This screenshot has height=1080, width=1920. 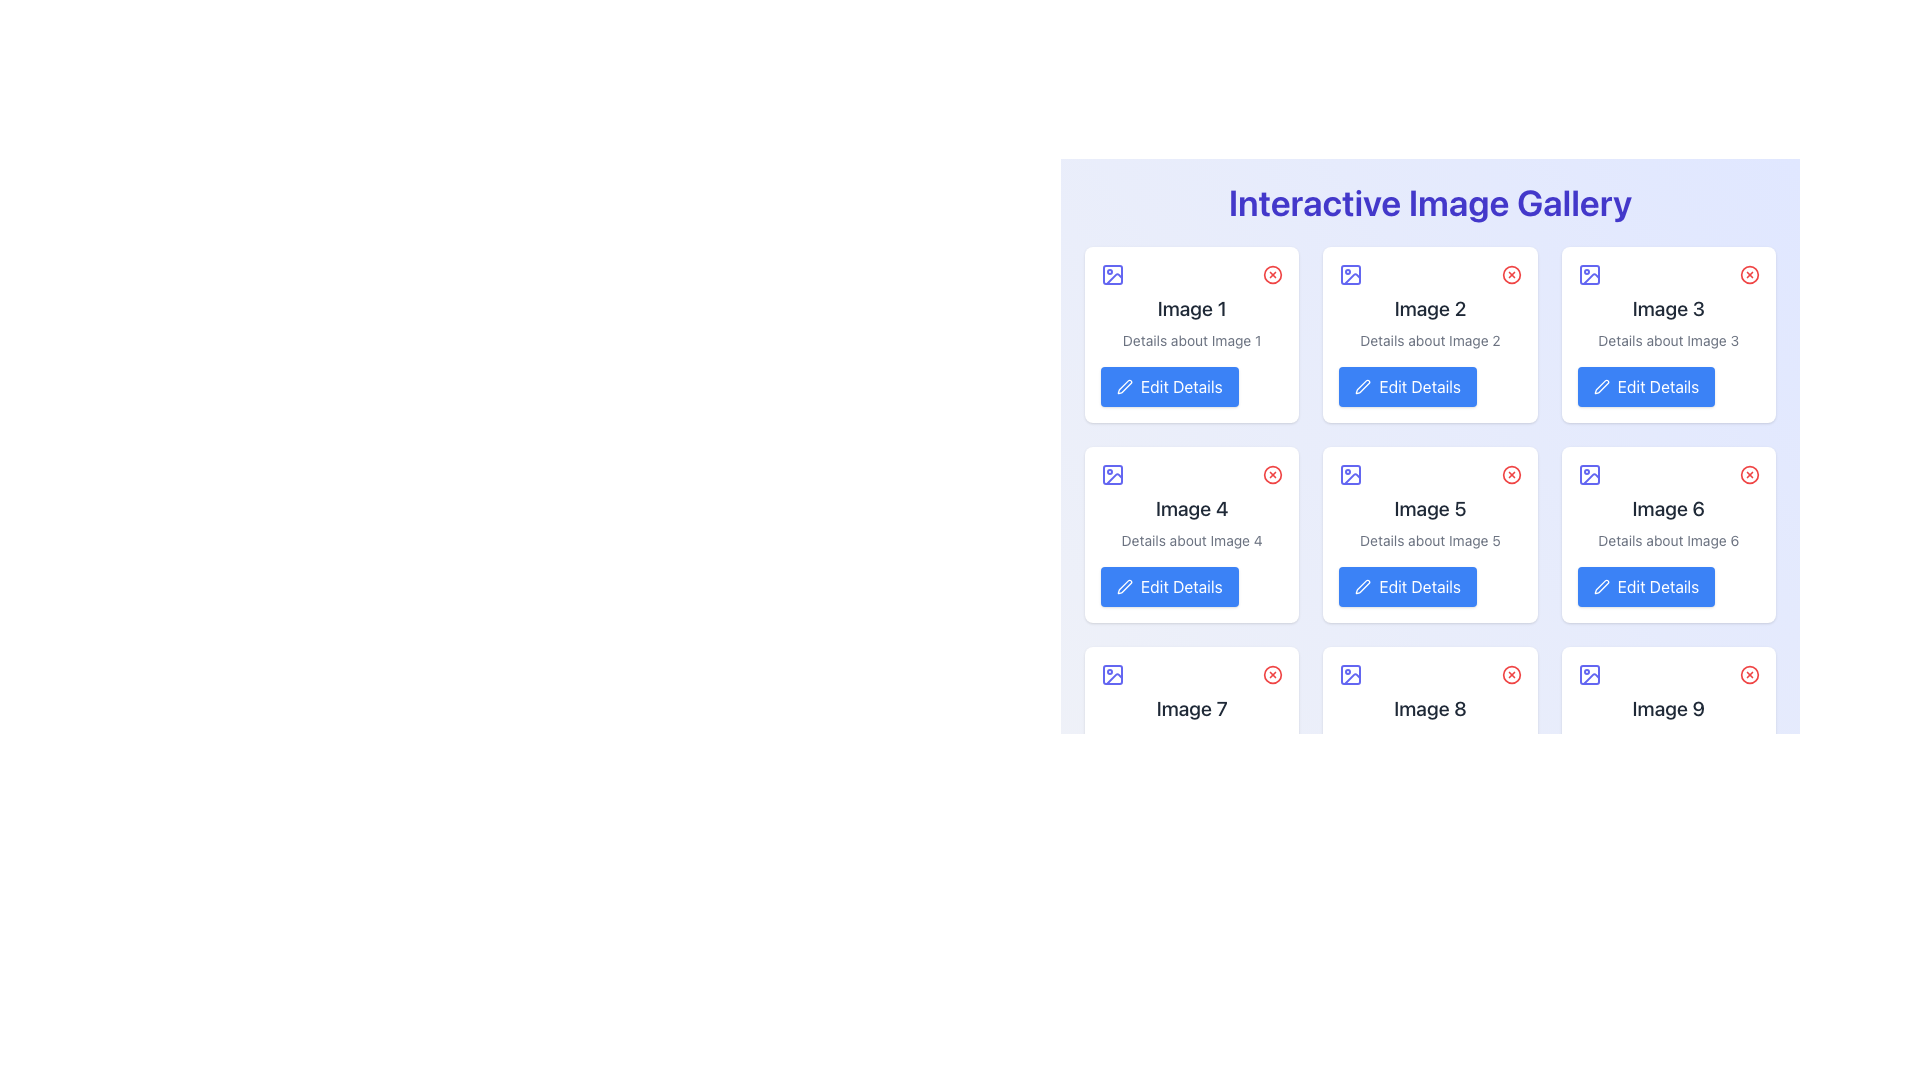 I want to click on the 'Edit Details' button with a blue background and pen icon, so click(x=1169, y=386).